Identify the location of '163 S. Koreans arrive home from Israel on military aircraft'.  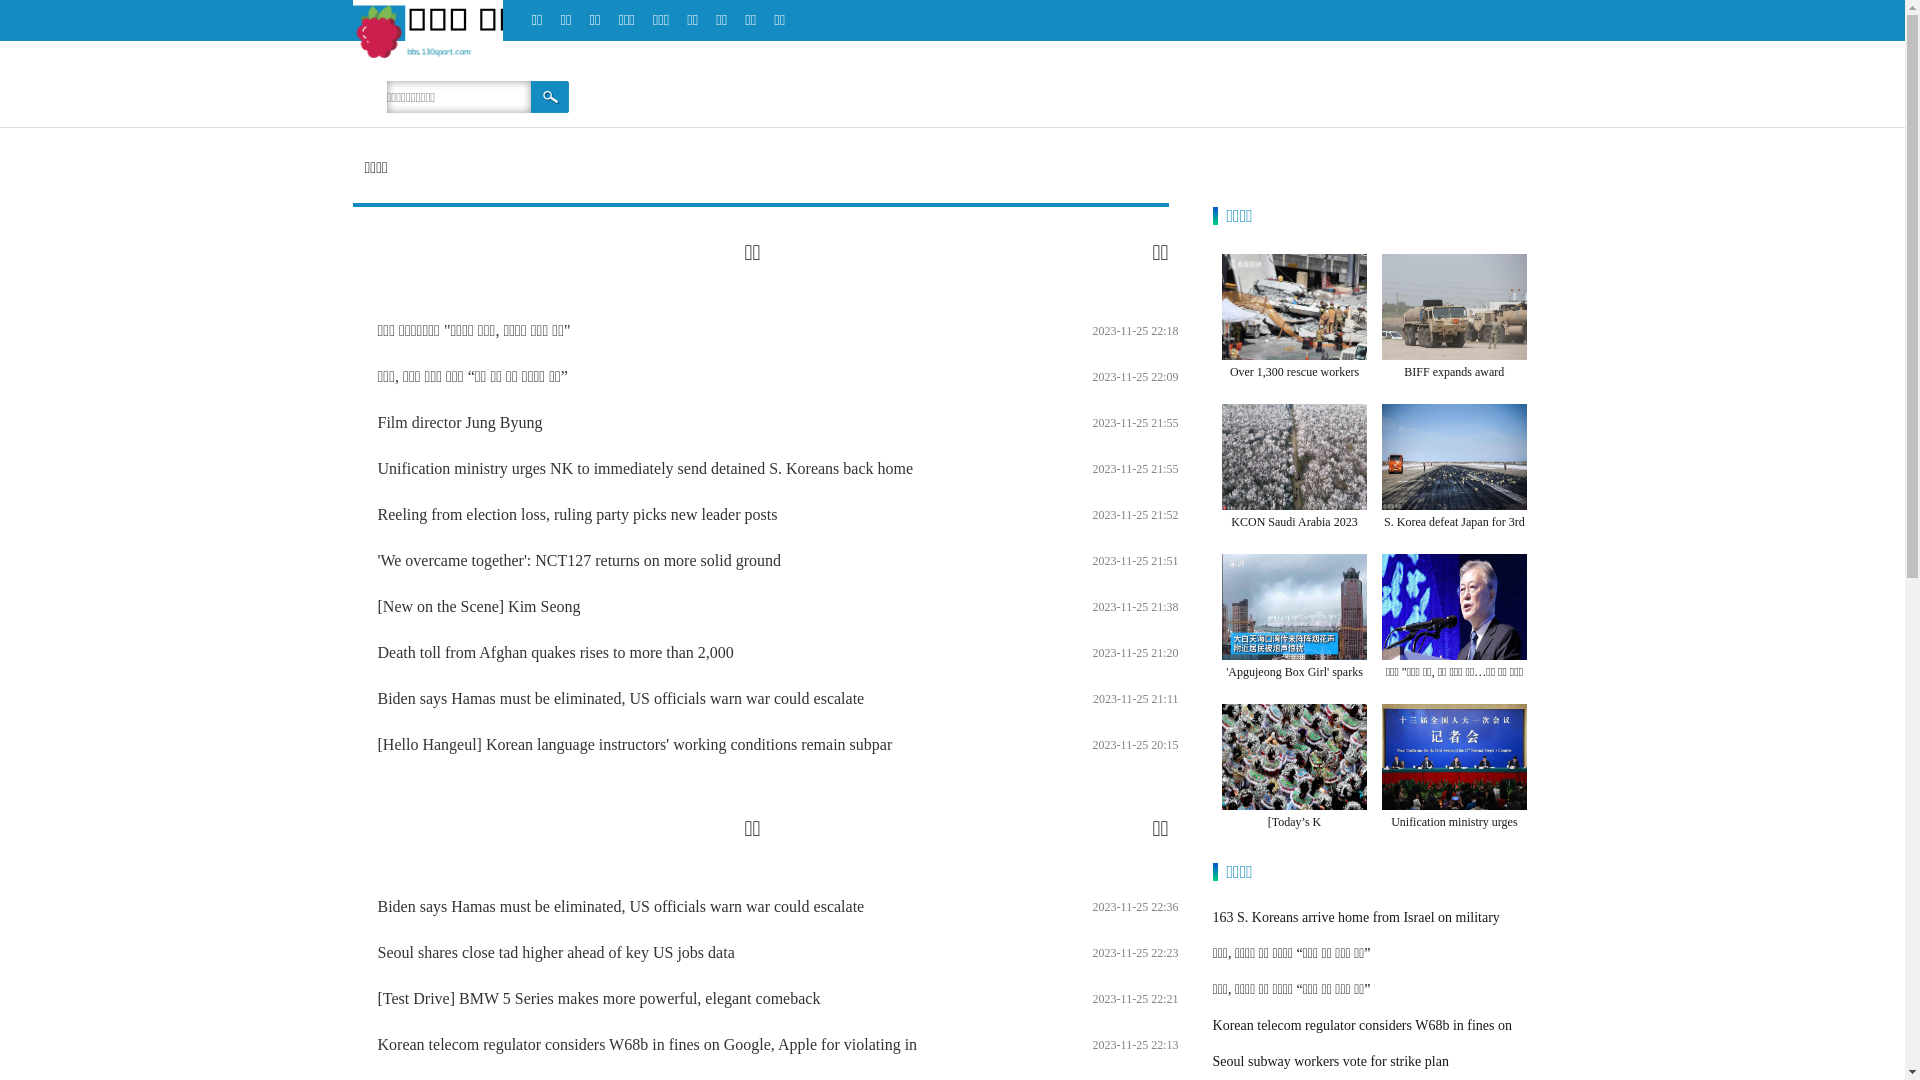
(1356, 935).